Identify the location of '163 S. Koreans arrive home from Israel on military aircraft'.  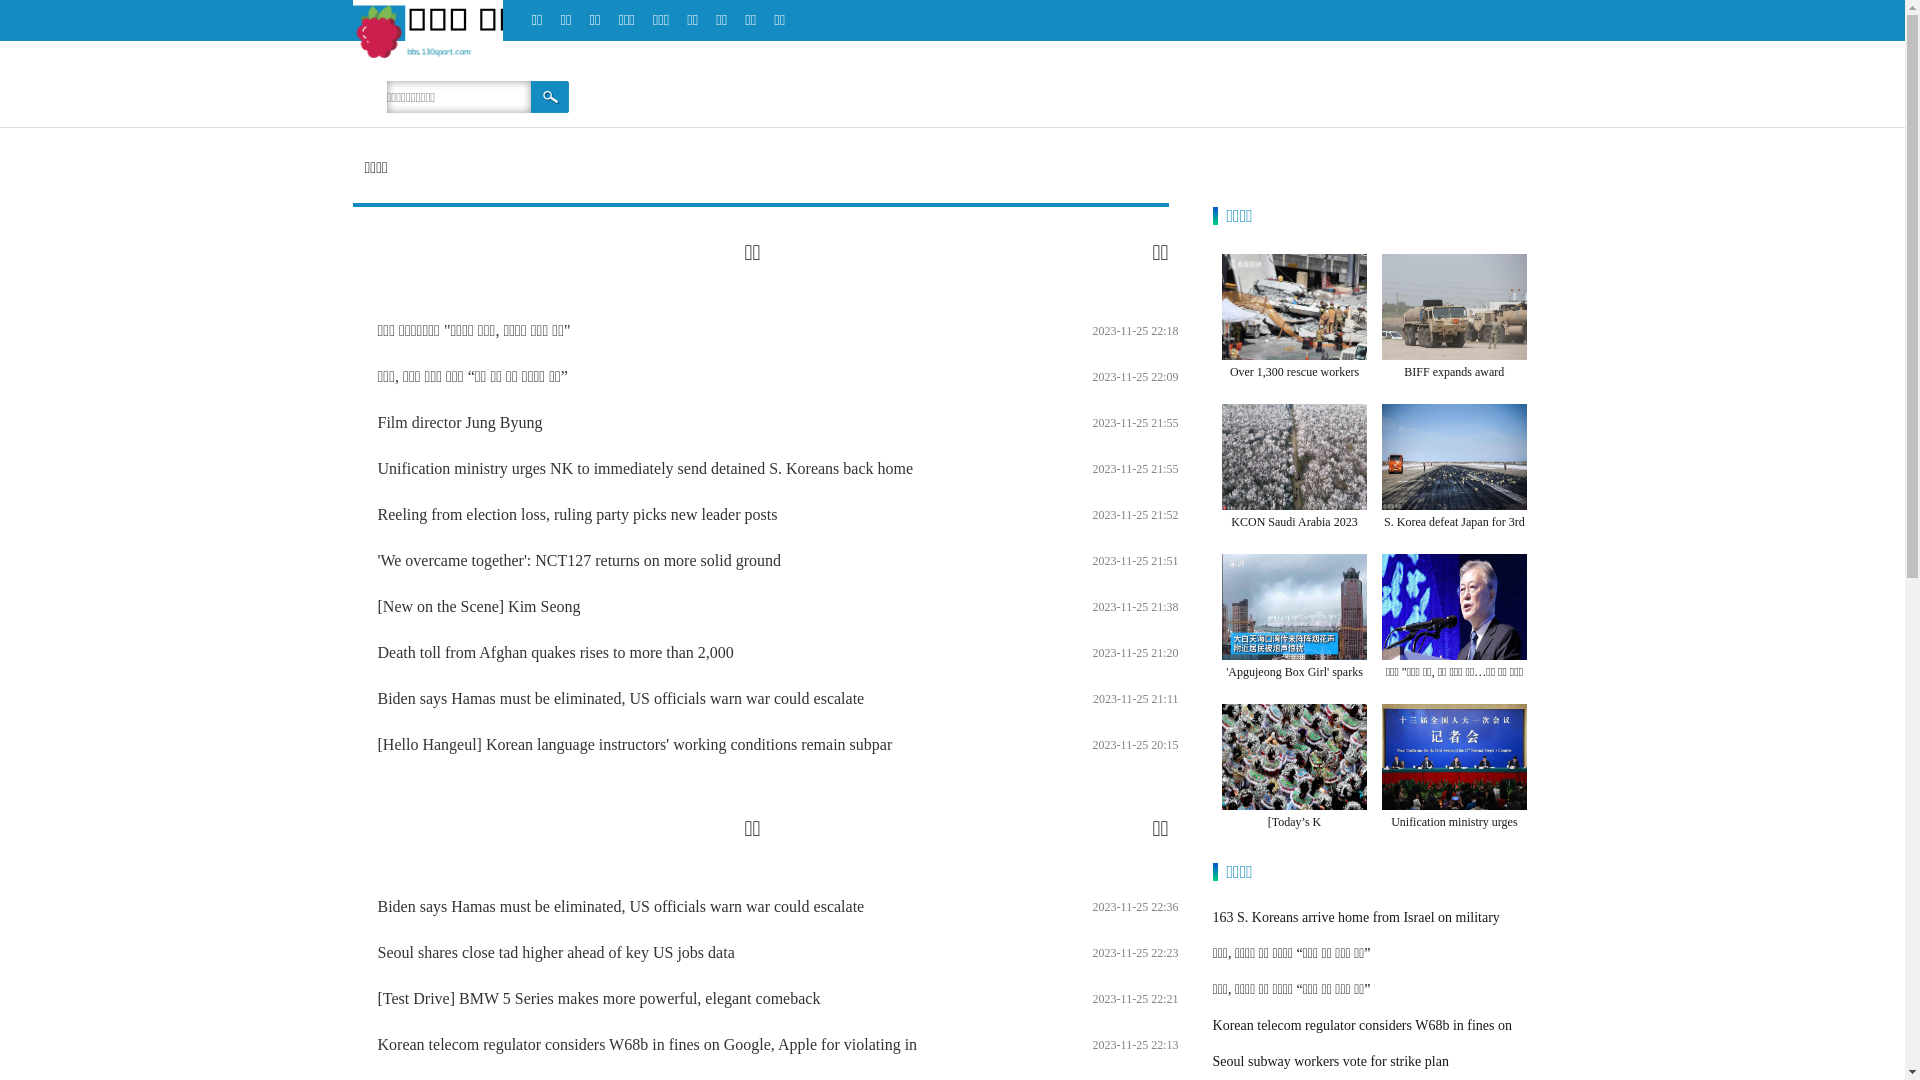
(1356, 935).